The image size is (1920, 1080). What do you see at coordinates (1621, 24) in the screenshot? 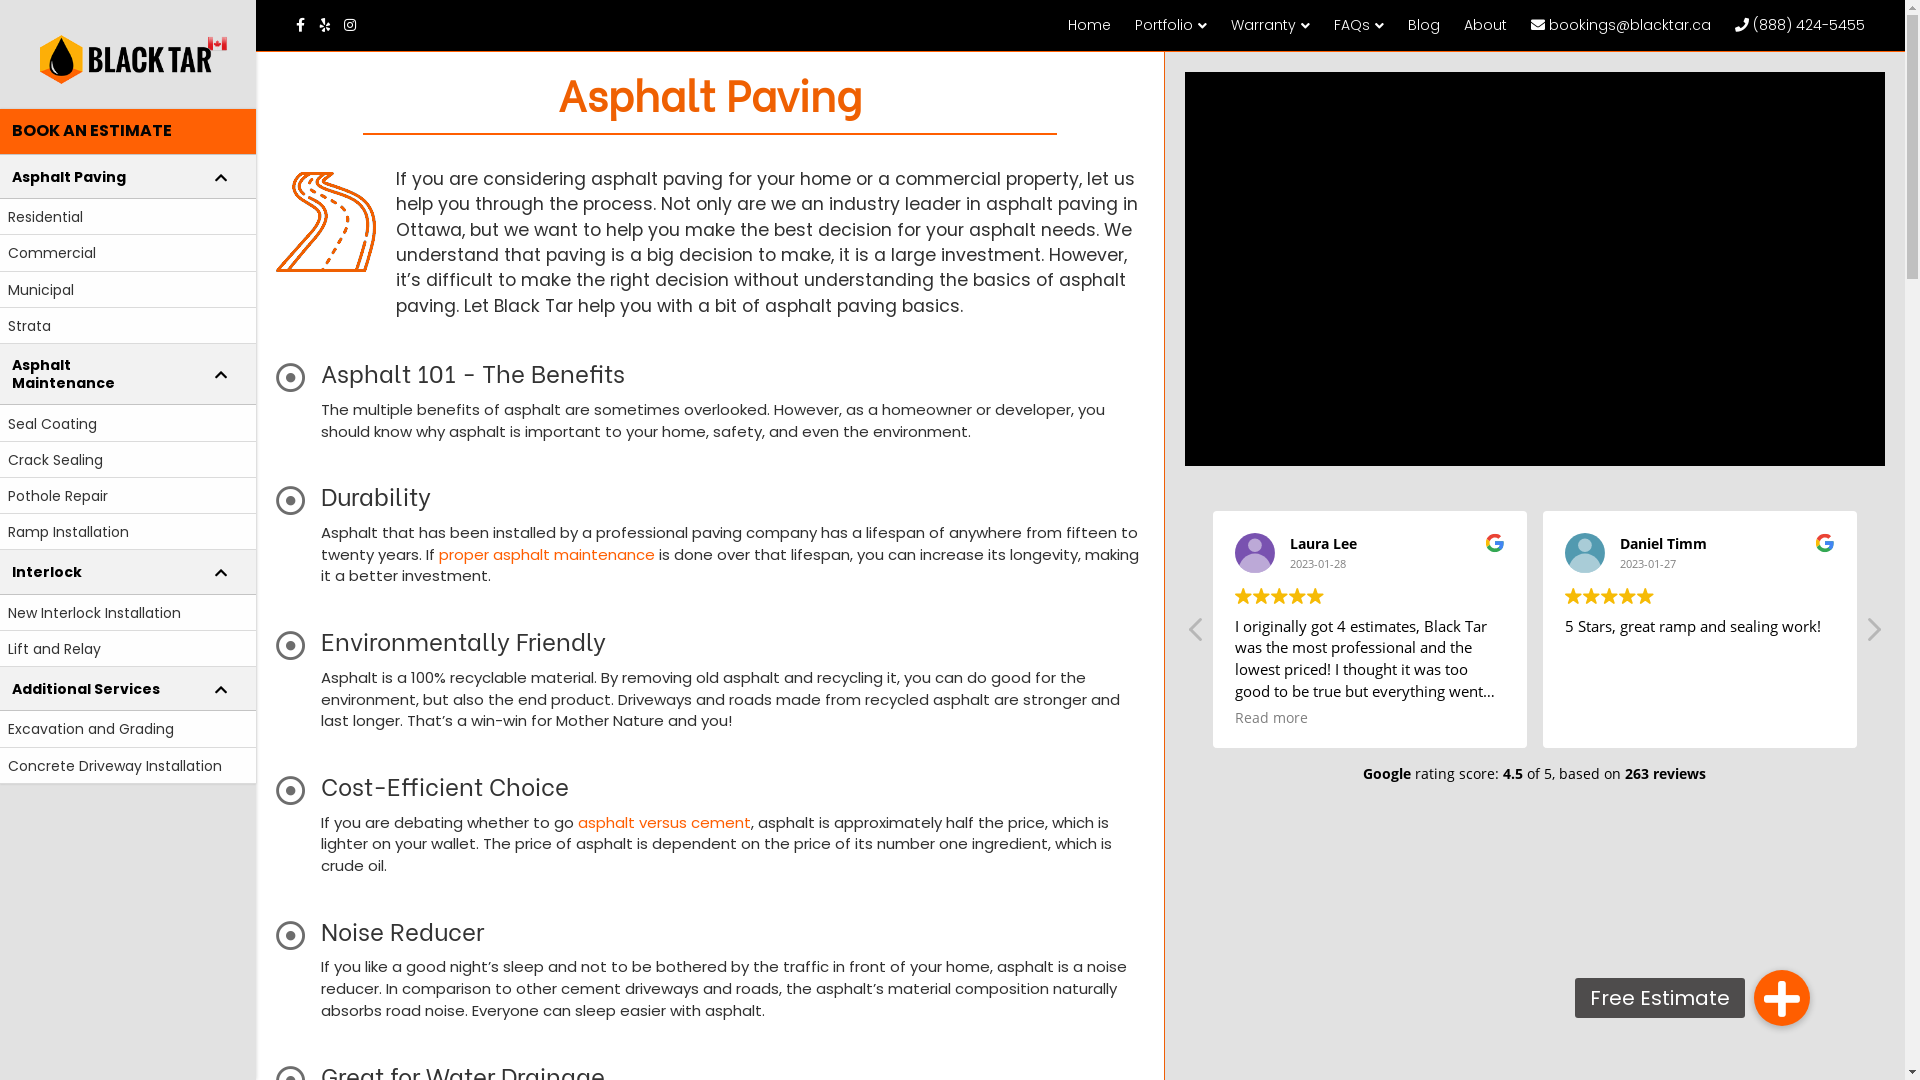
I see `'bookings@blacktar.ca'` at bounding box center [1621, 24].